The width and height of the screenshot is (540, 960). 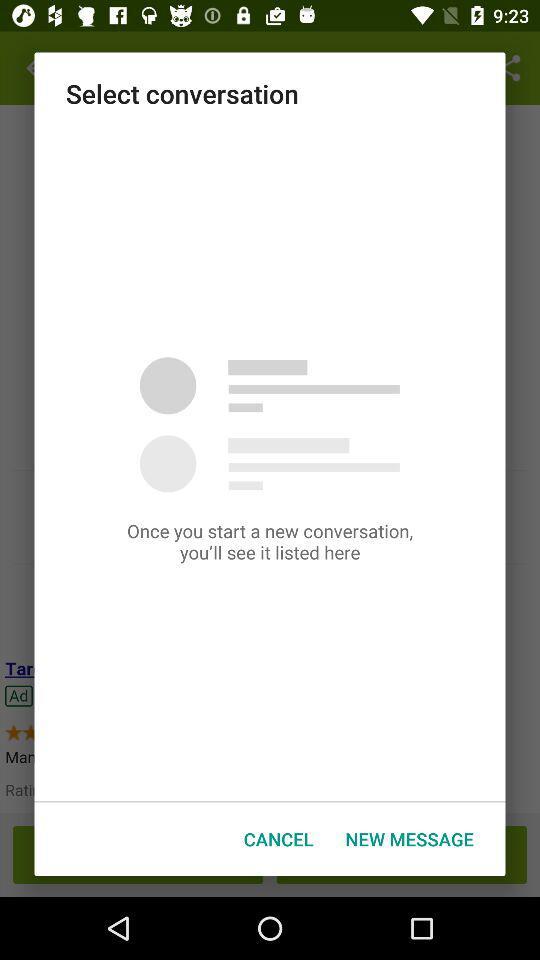 What do you see at coordinates (277, 839) in the screenshot?
I see `item to the left of the new message button` at bounding box center [277, 839].